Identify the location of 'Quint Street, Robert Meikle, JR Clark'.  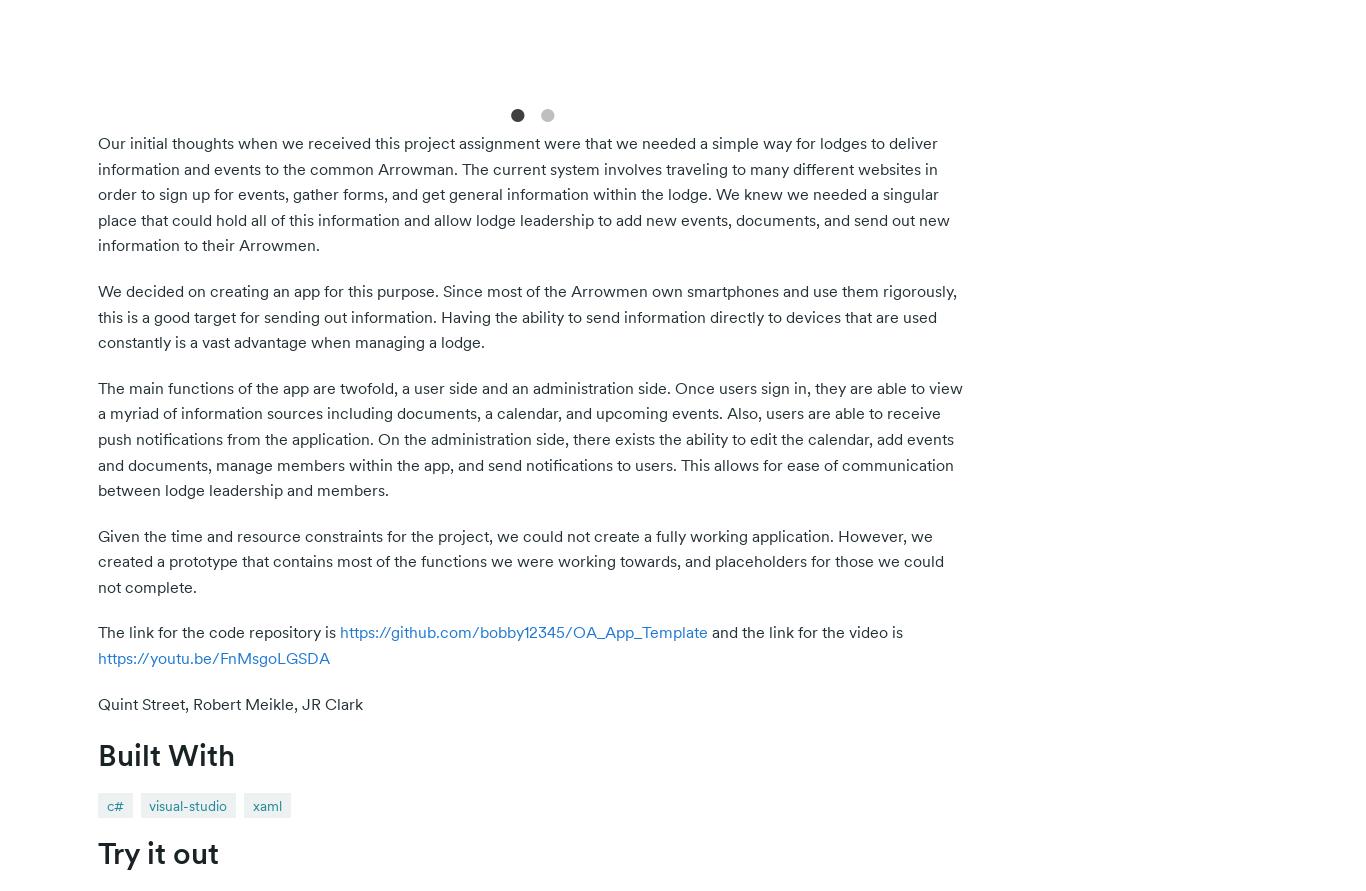
(230, 701).